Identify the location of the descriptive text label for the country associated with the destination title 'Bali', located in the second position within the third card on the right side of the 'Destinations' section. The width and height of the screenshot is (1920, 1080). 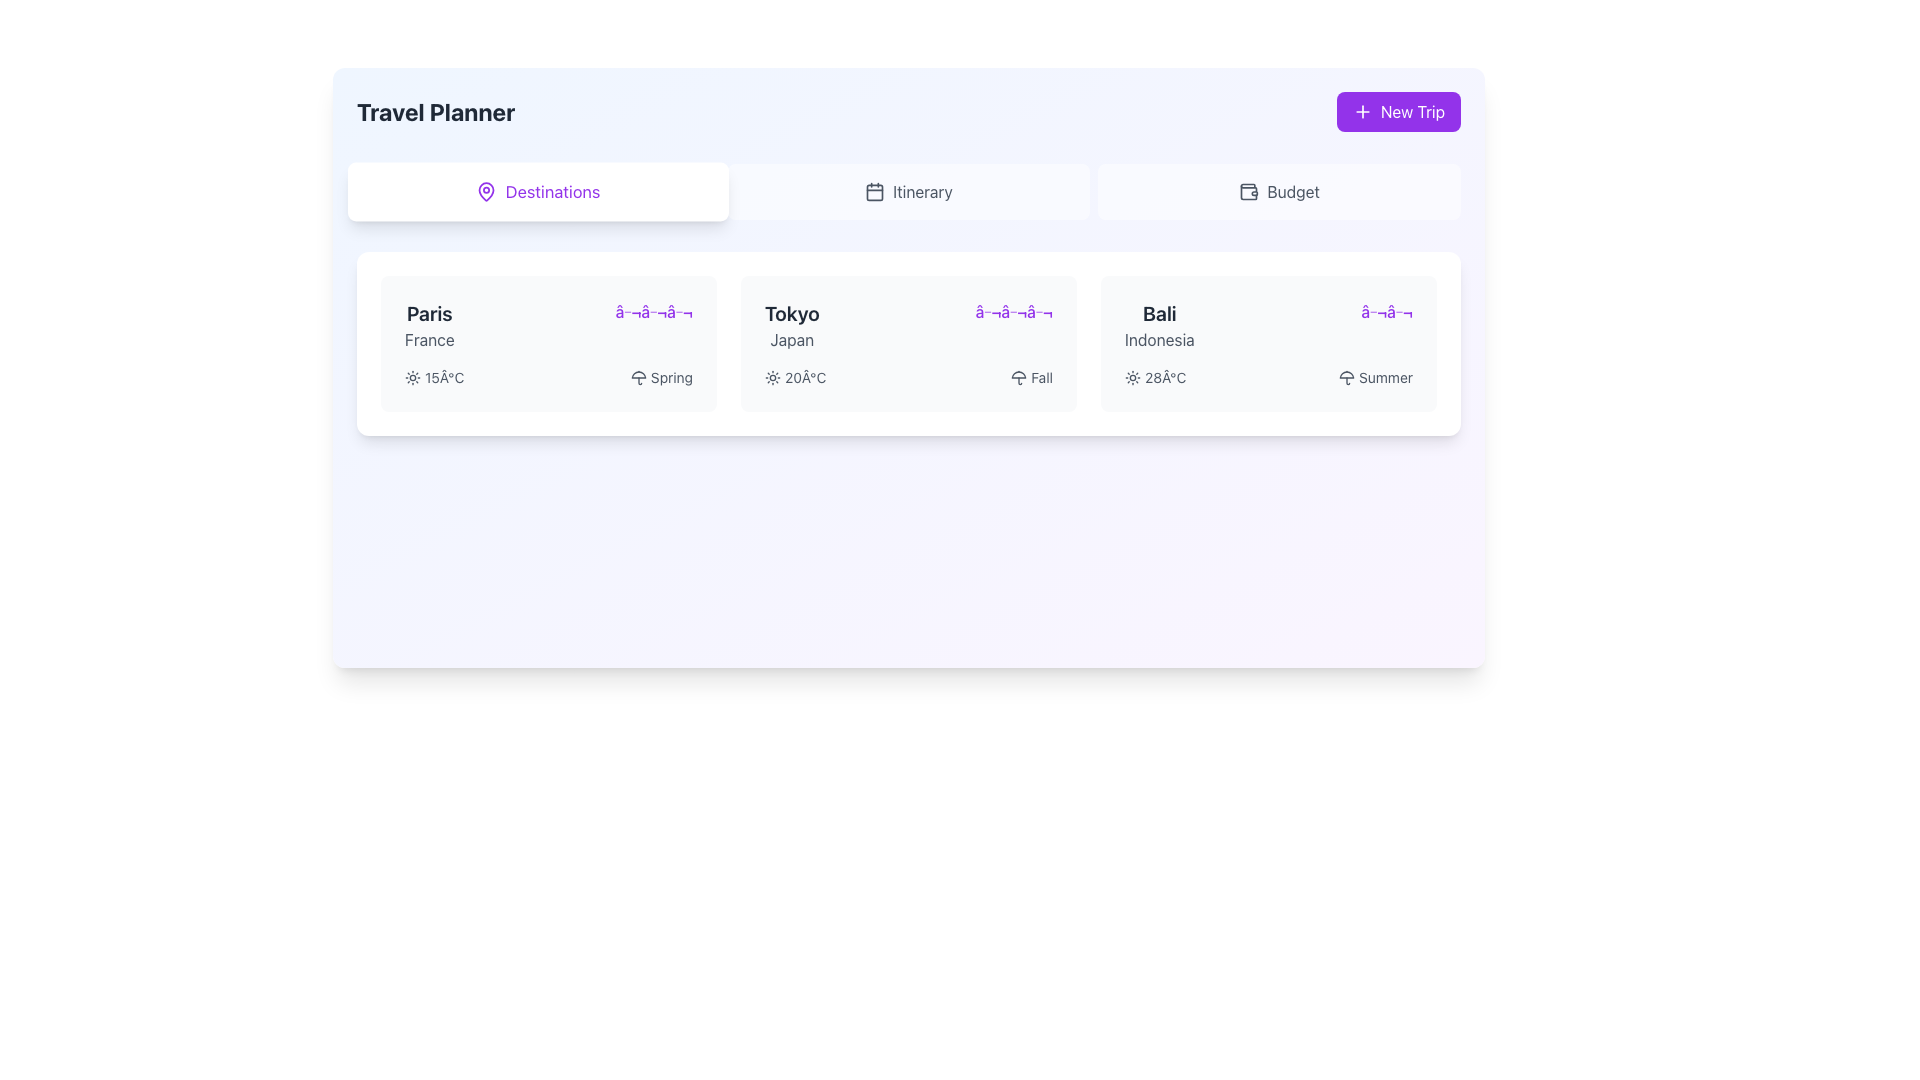
(1159, 338).